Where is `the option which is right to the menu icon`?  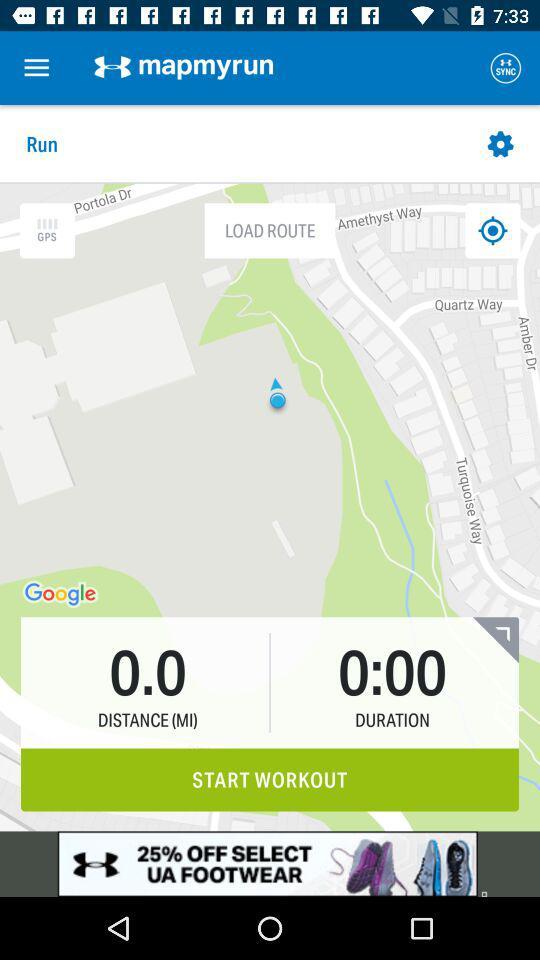
the option which is right to the menu icon is located at coordinates (183, 67).